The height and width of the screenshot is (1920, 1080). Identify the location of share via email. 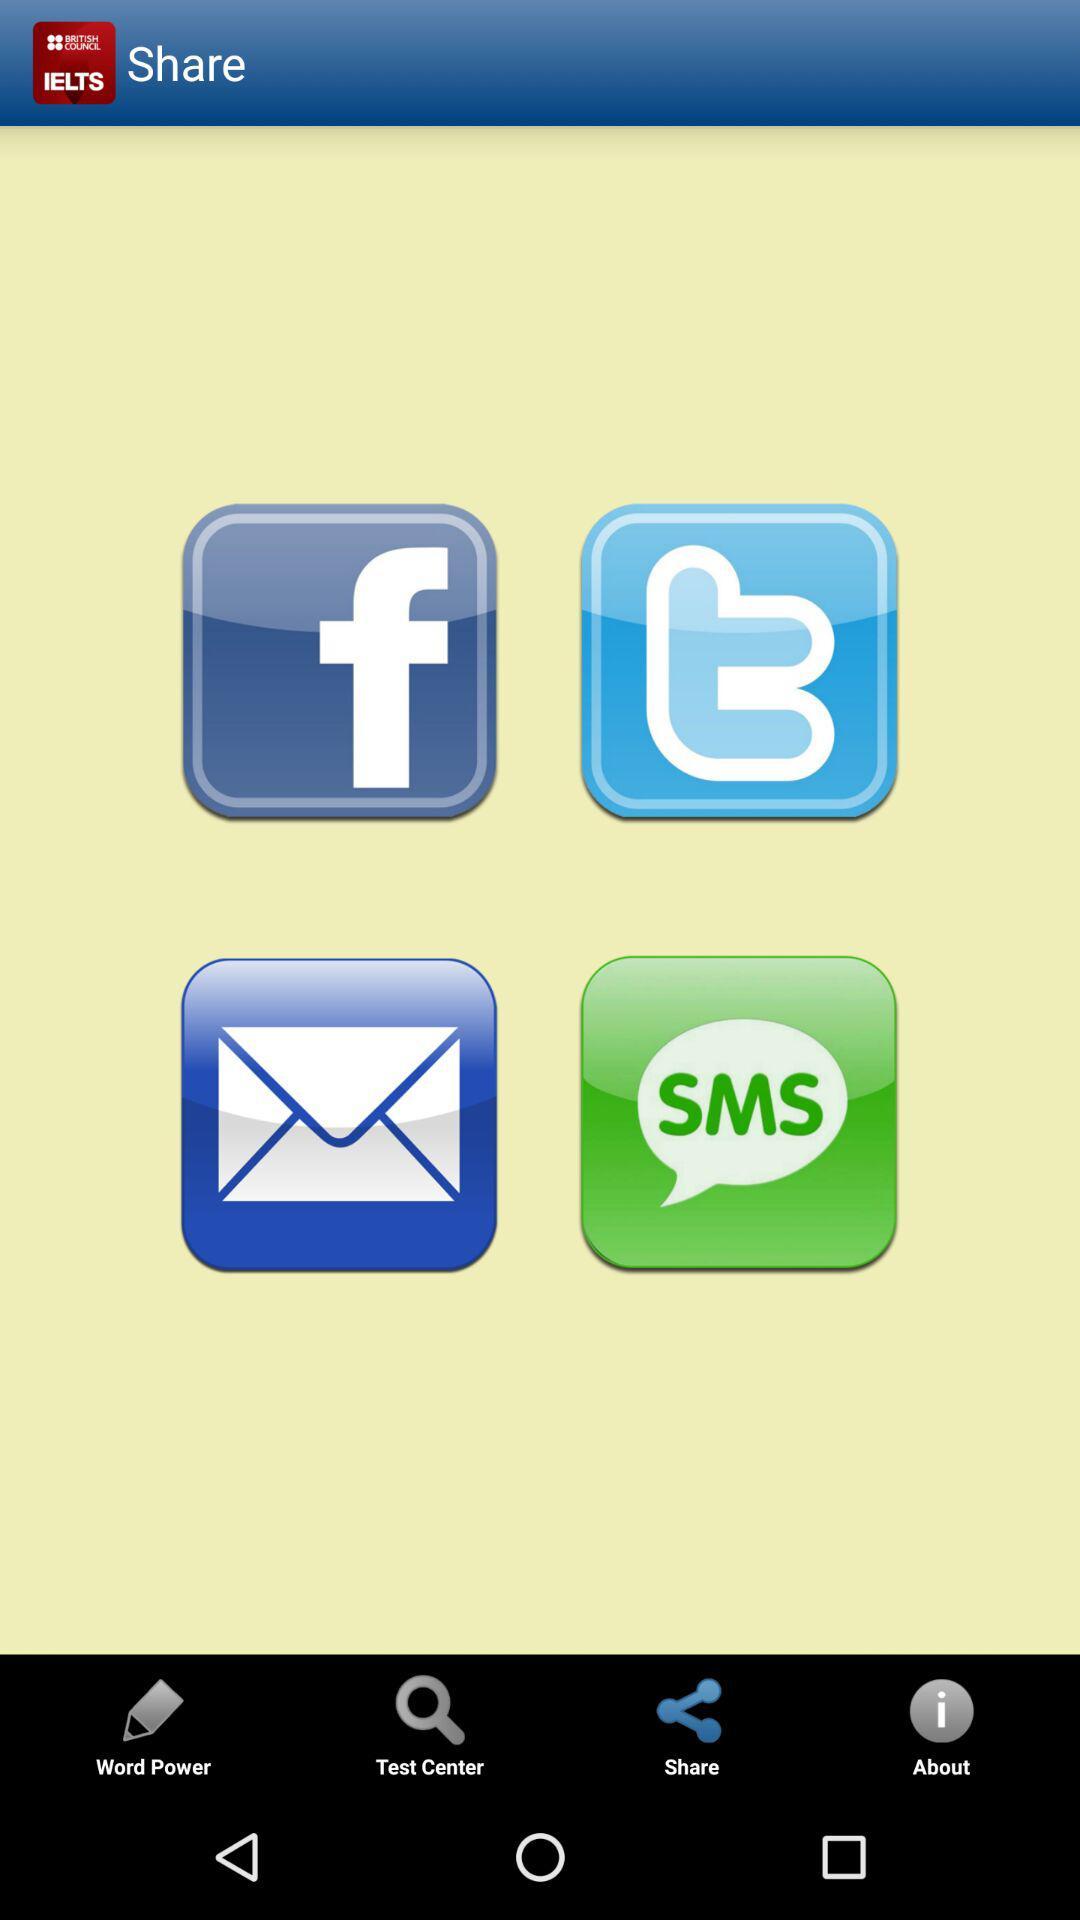
(339, 1115).